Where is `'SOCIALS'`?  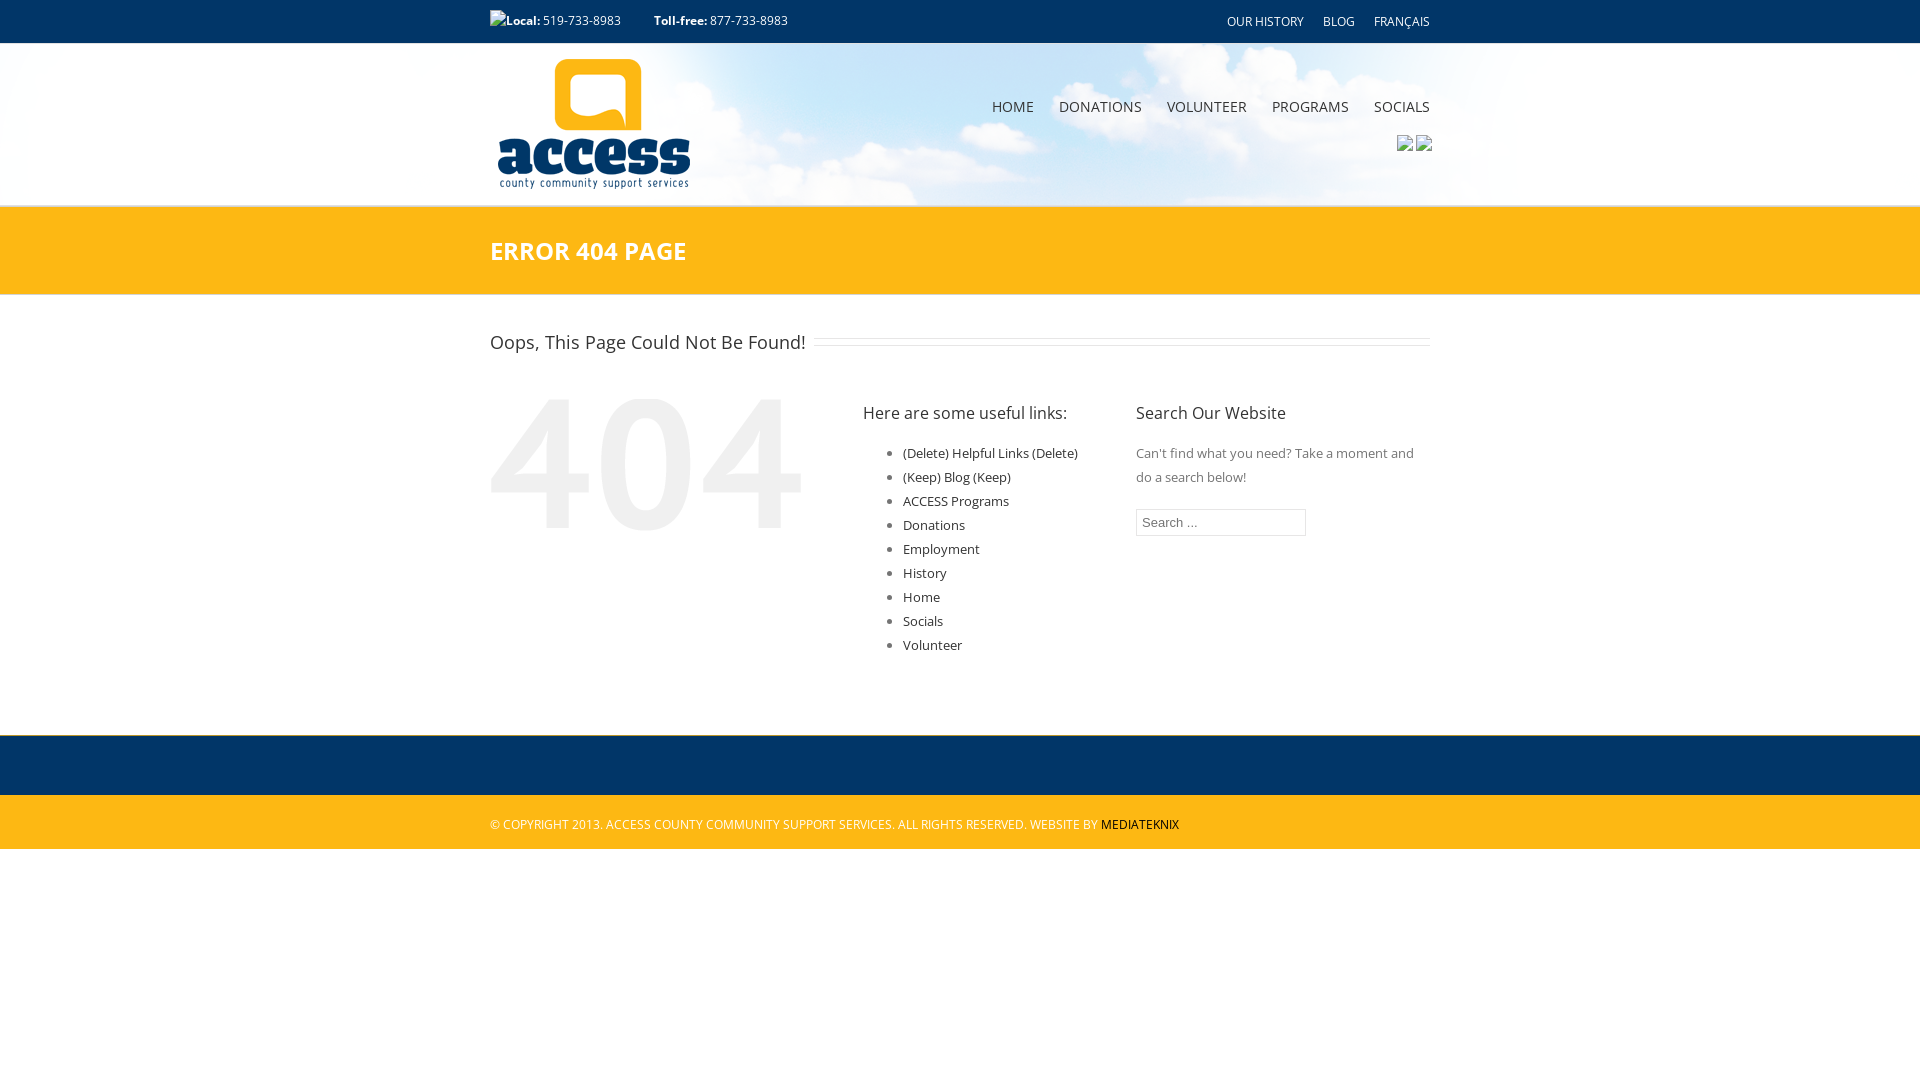
'SOCIALS' is located at coordinates (1372, 105).